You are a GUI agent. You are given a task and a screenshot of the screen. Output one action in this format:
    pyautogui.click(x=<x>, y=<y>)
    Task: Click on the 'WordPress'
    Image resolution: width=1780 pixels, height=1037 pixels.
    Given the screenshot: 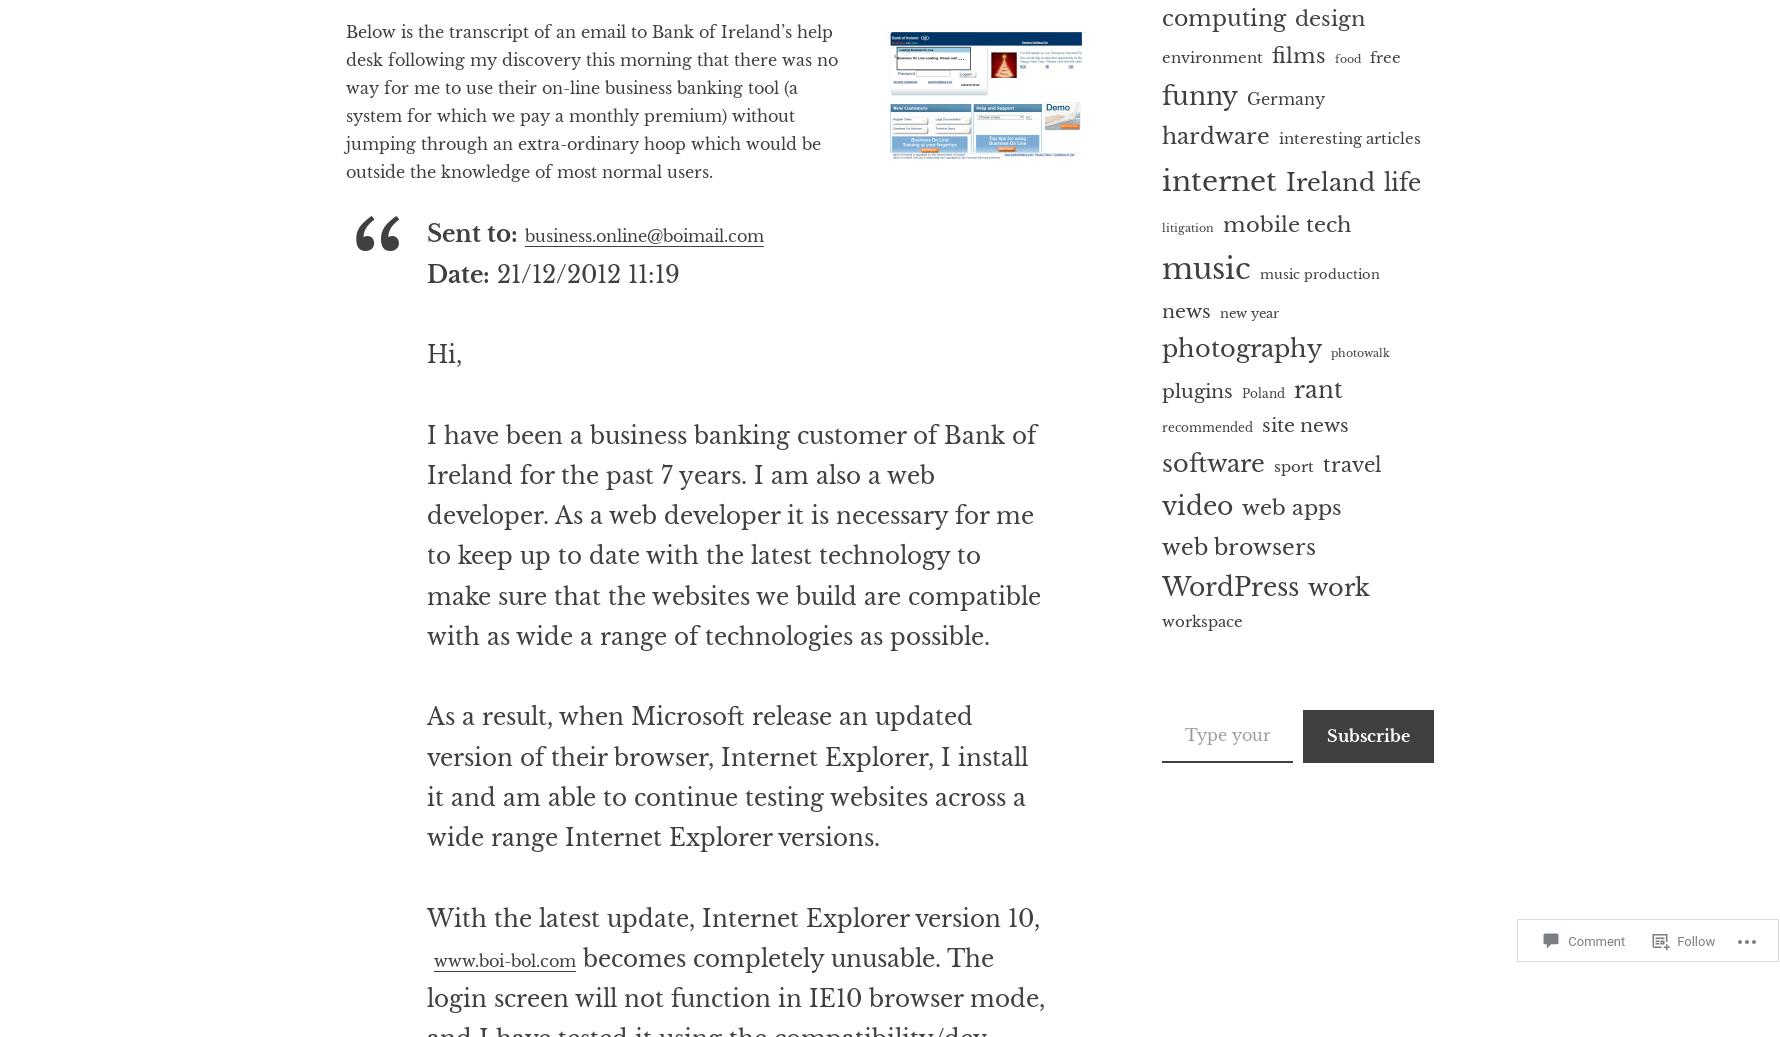 What is the action you would take?
    pyautogui.click(x=1230, y=587)
    